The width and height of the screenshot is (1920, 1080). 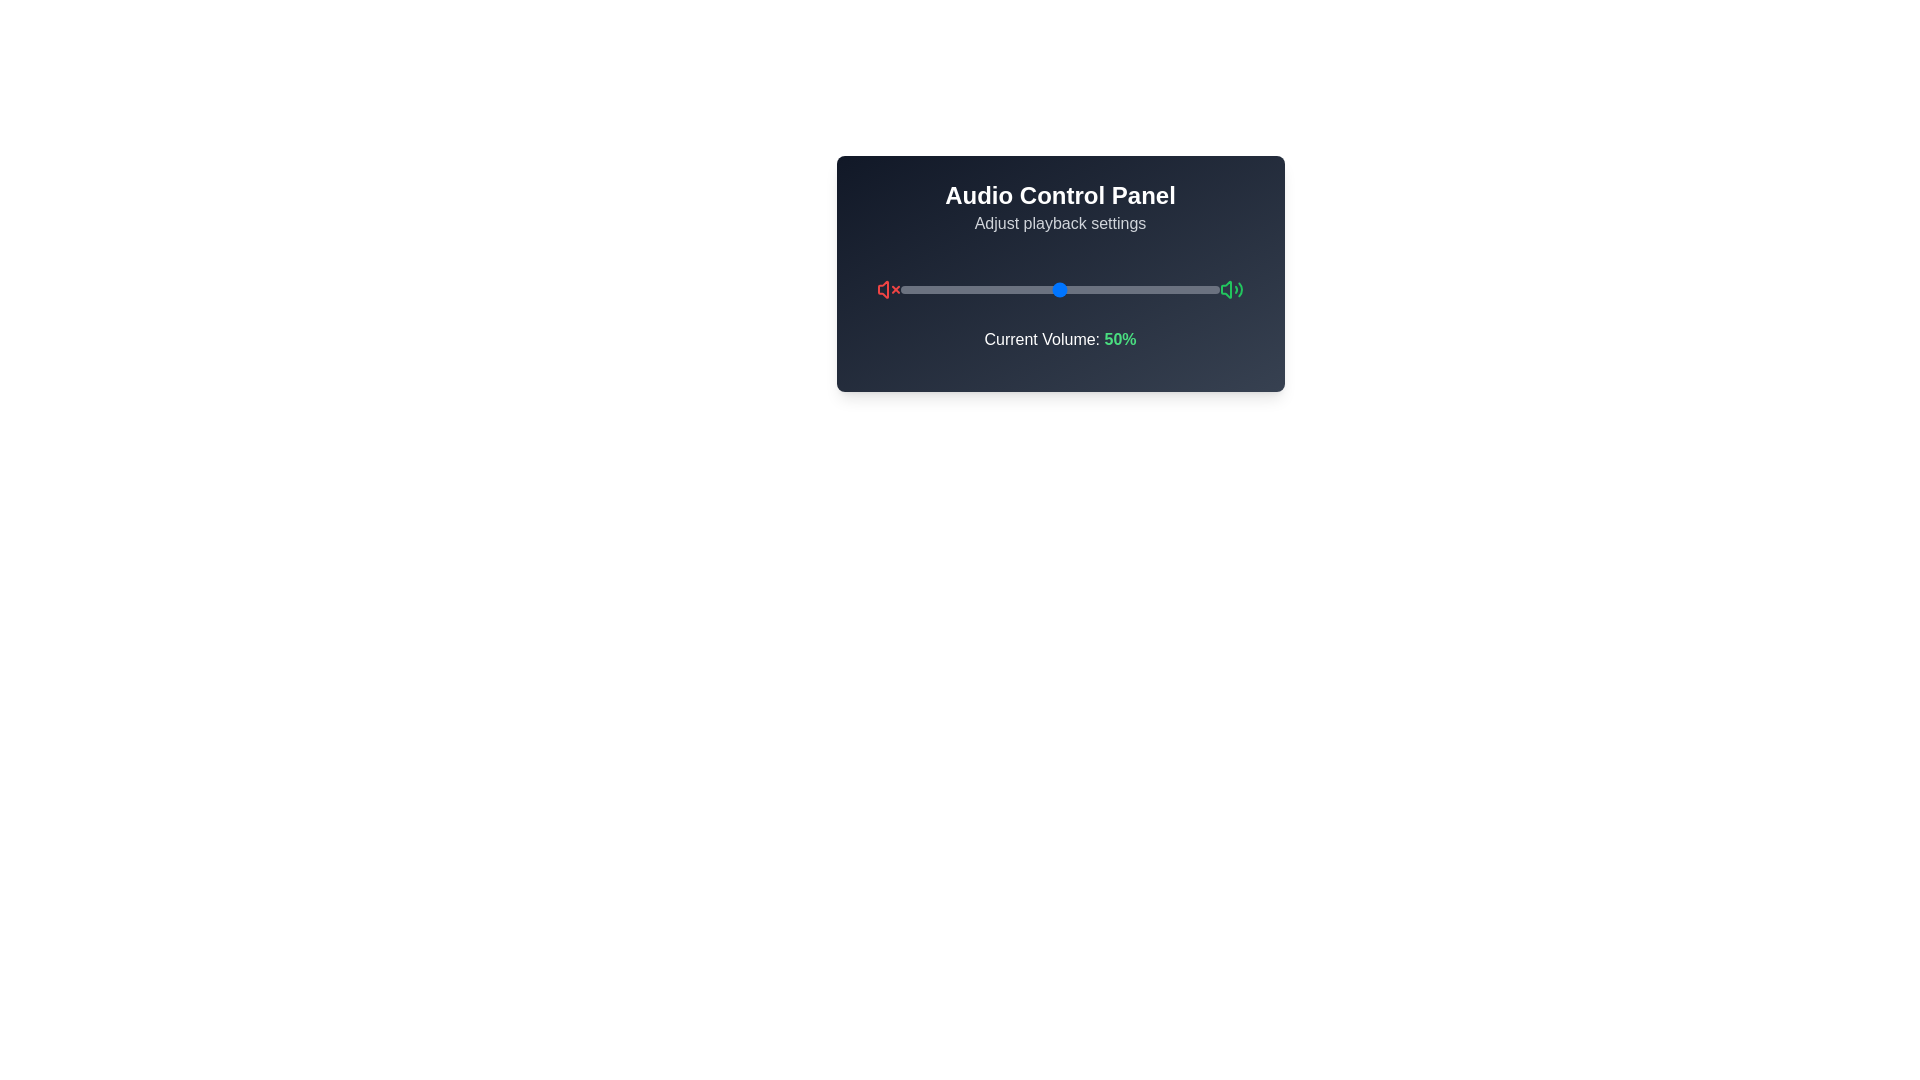 What do you see at coordinates (1231, 289) in the screenshot?
I see `the unmute icon to activate its functionality` at bounding box center [1231, 289].